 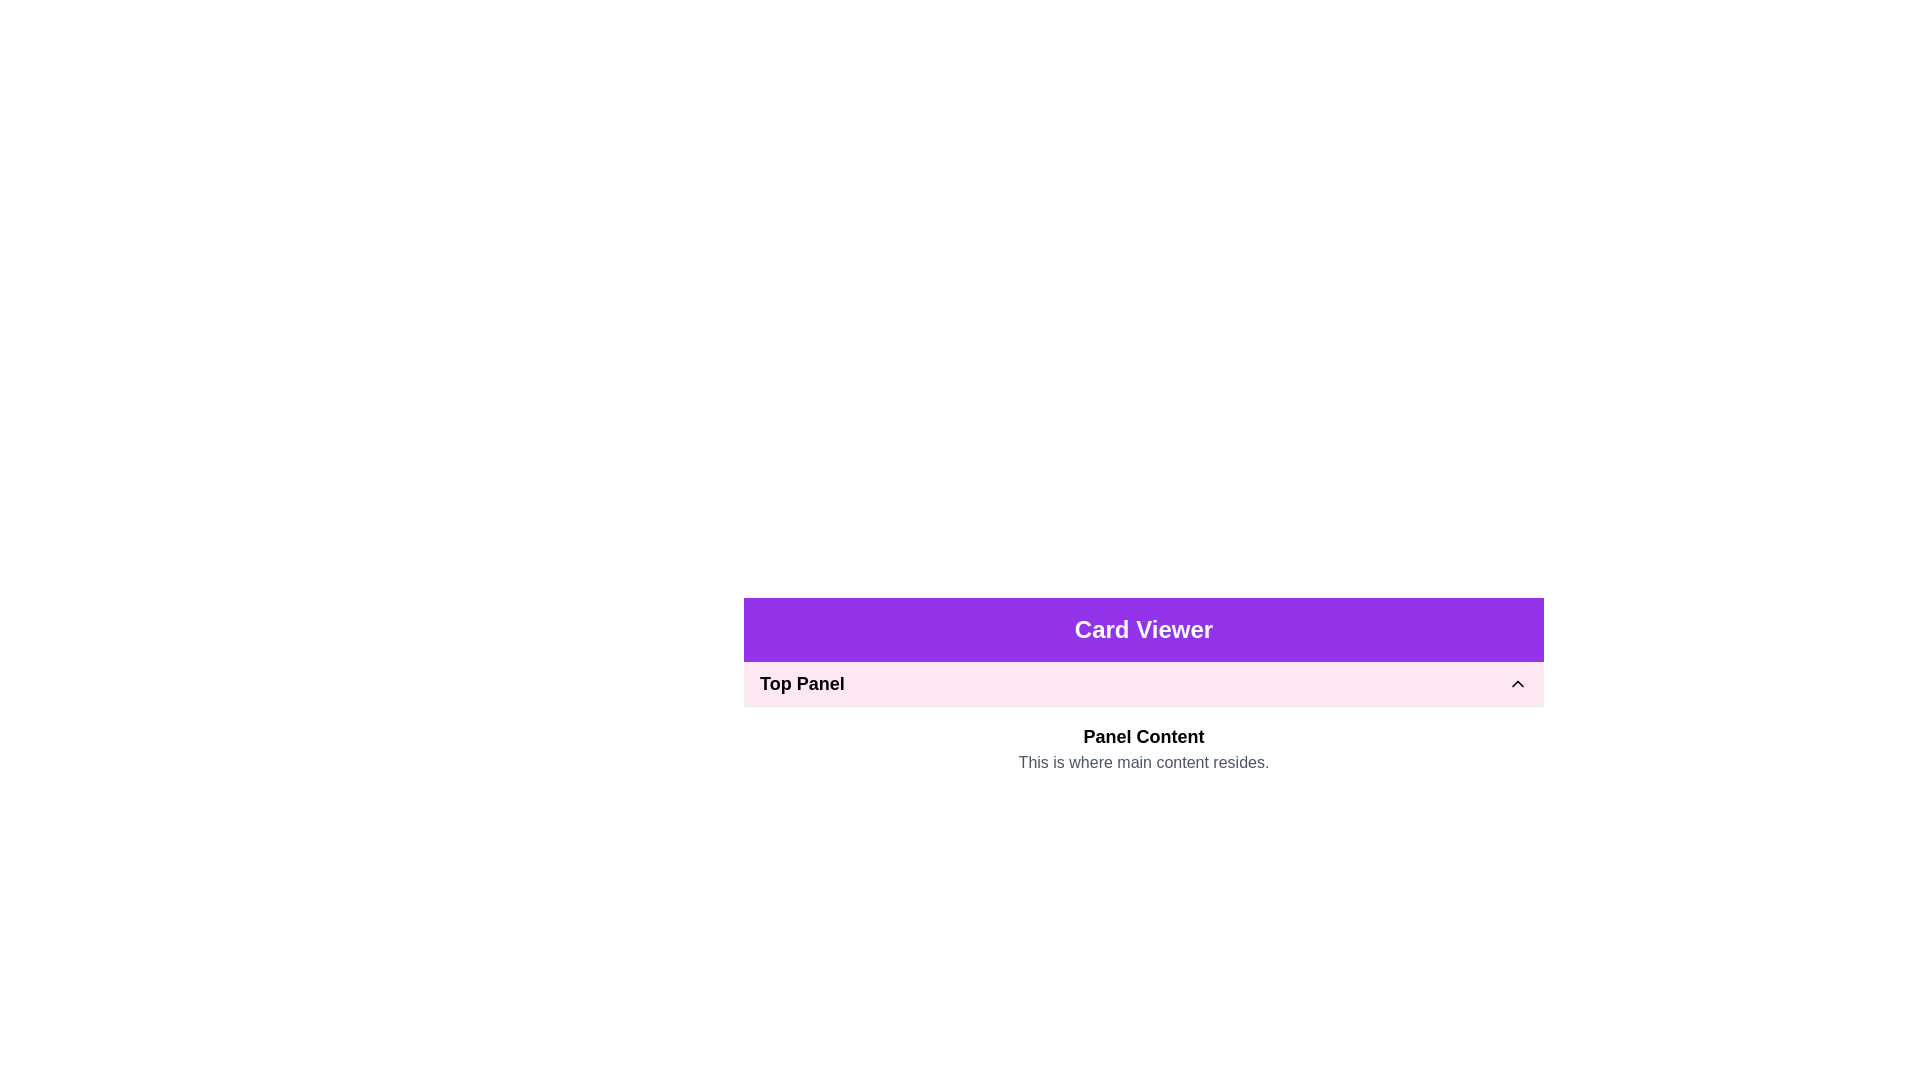 I want to click on the button located to the far right of the 'Top Panel' section, next to the text 'Top Panel', so click(x=1517, y=682).